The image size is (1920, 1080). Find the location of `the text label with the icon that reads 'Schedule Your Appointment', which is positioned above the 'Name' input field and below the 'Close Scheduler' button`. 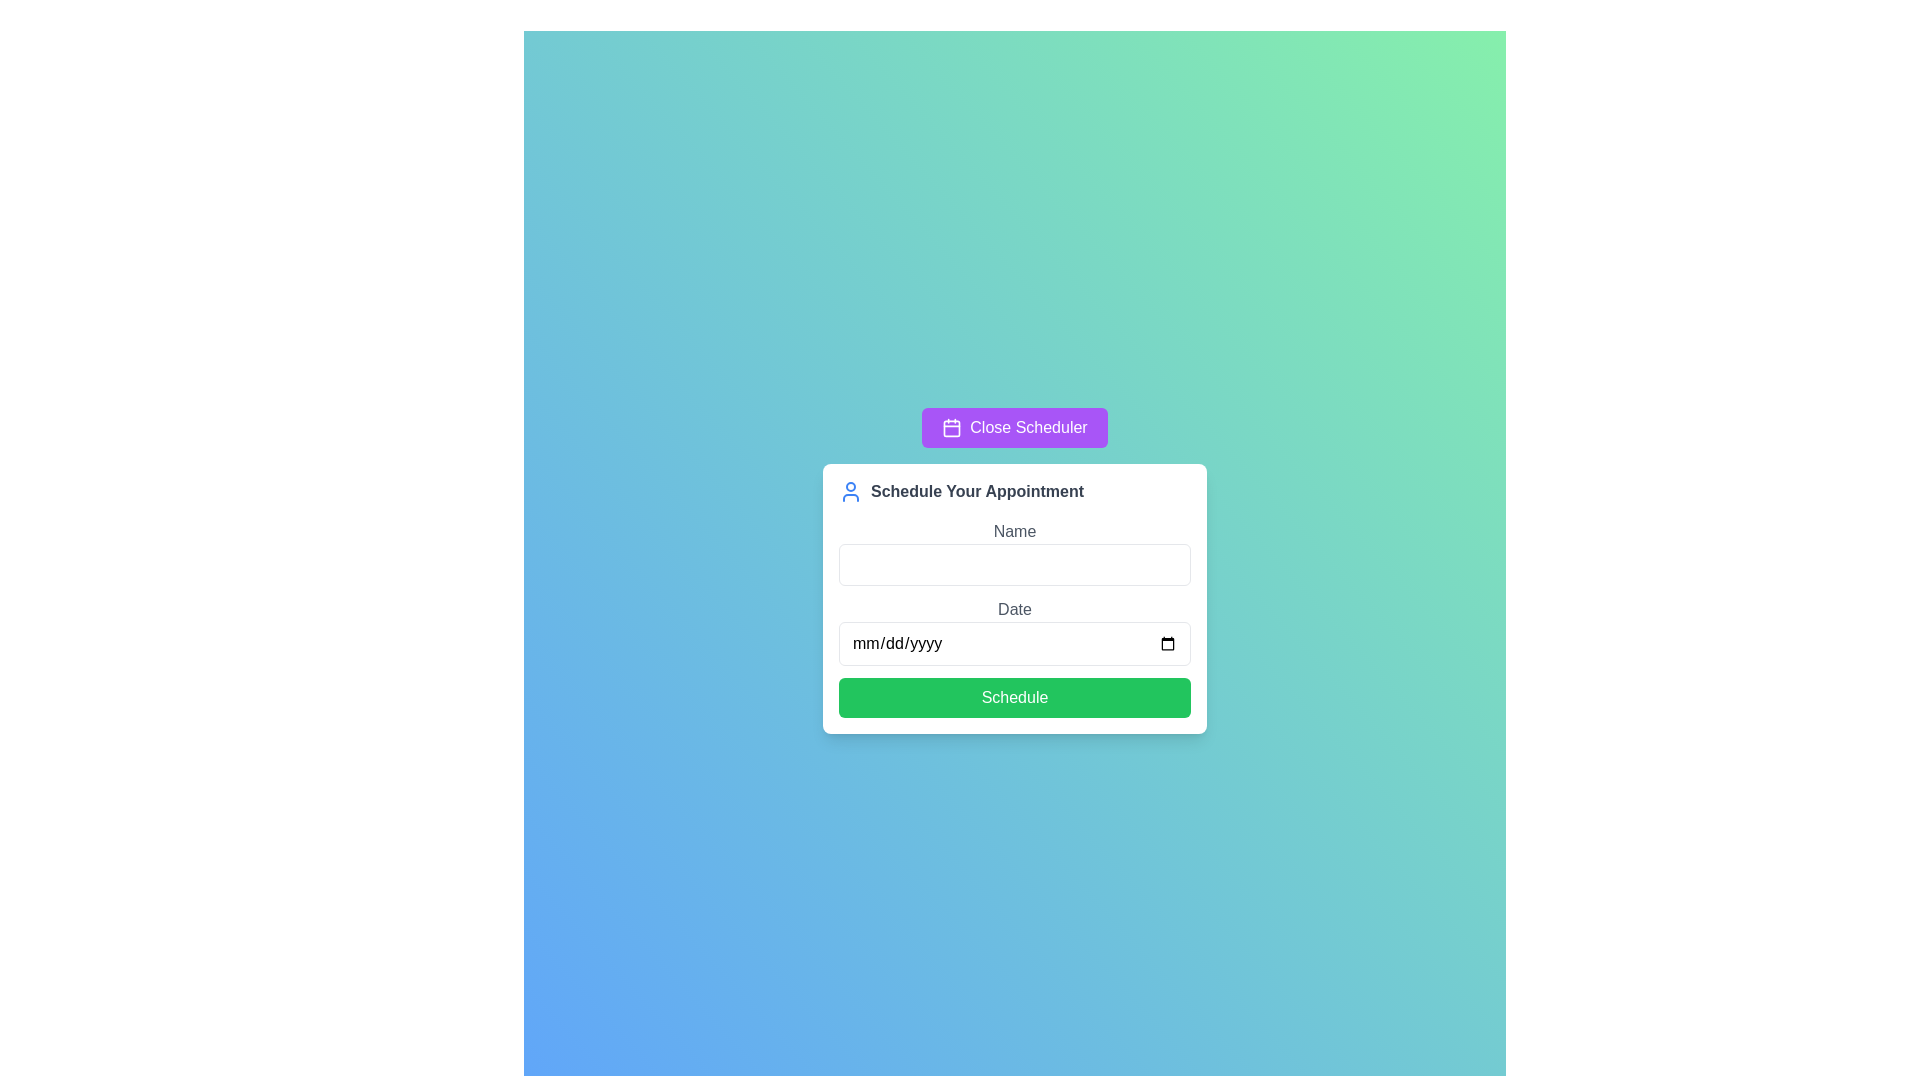

the text label with the icon that reads 'Schedule Your Appointment', which is positioned above the 'Name' input field and below the 'Close Scheduler' button is located at coordinates (1014, 492).